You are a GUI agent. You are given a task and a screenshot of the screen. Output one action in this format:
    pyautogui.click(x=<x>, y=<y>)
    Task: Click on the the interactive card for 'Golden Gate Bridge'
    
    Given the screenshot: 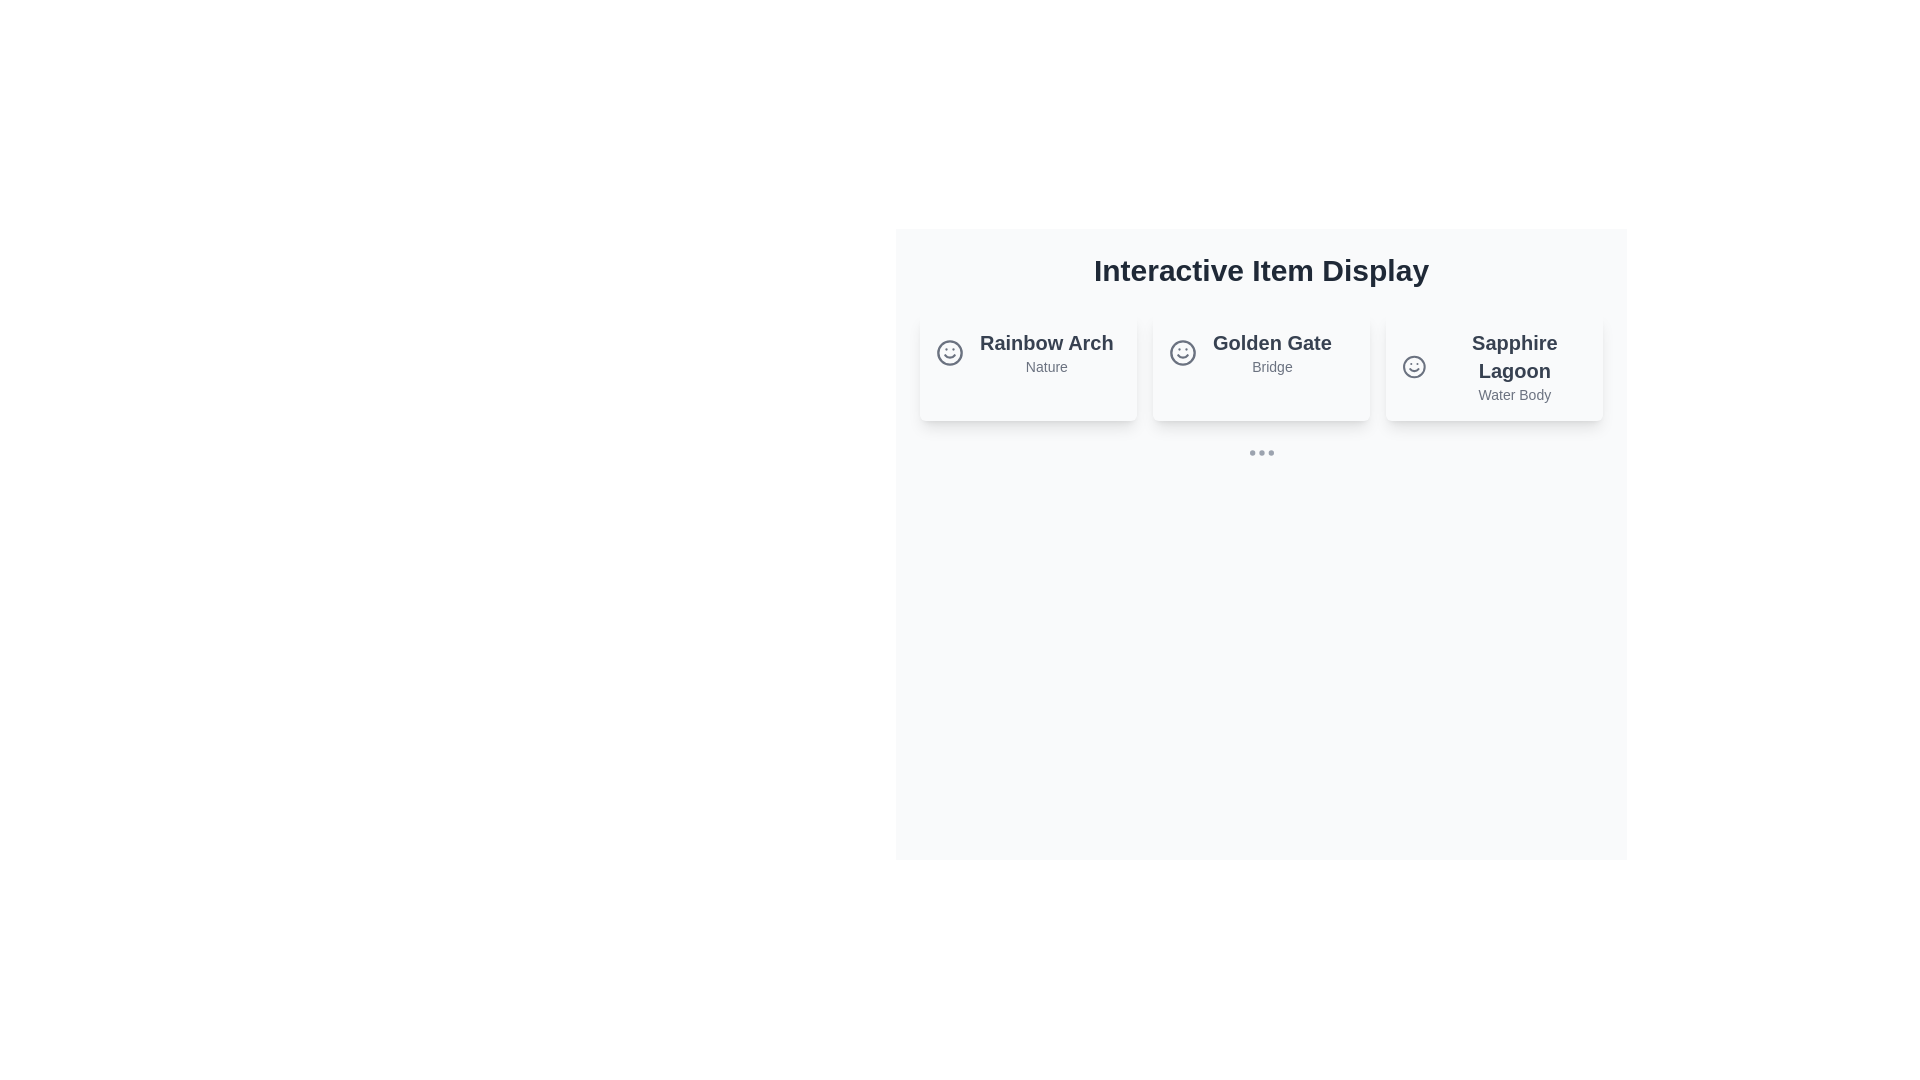 What is the action you would take?
    pyautogui.click(x=1249, y=352)
    